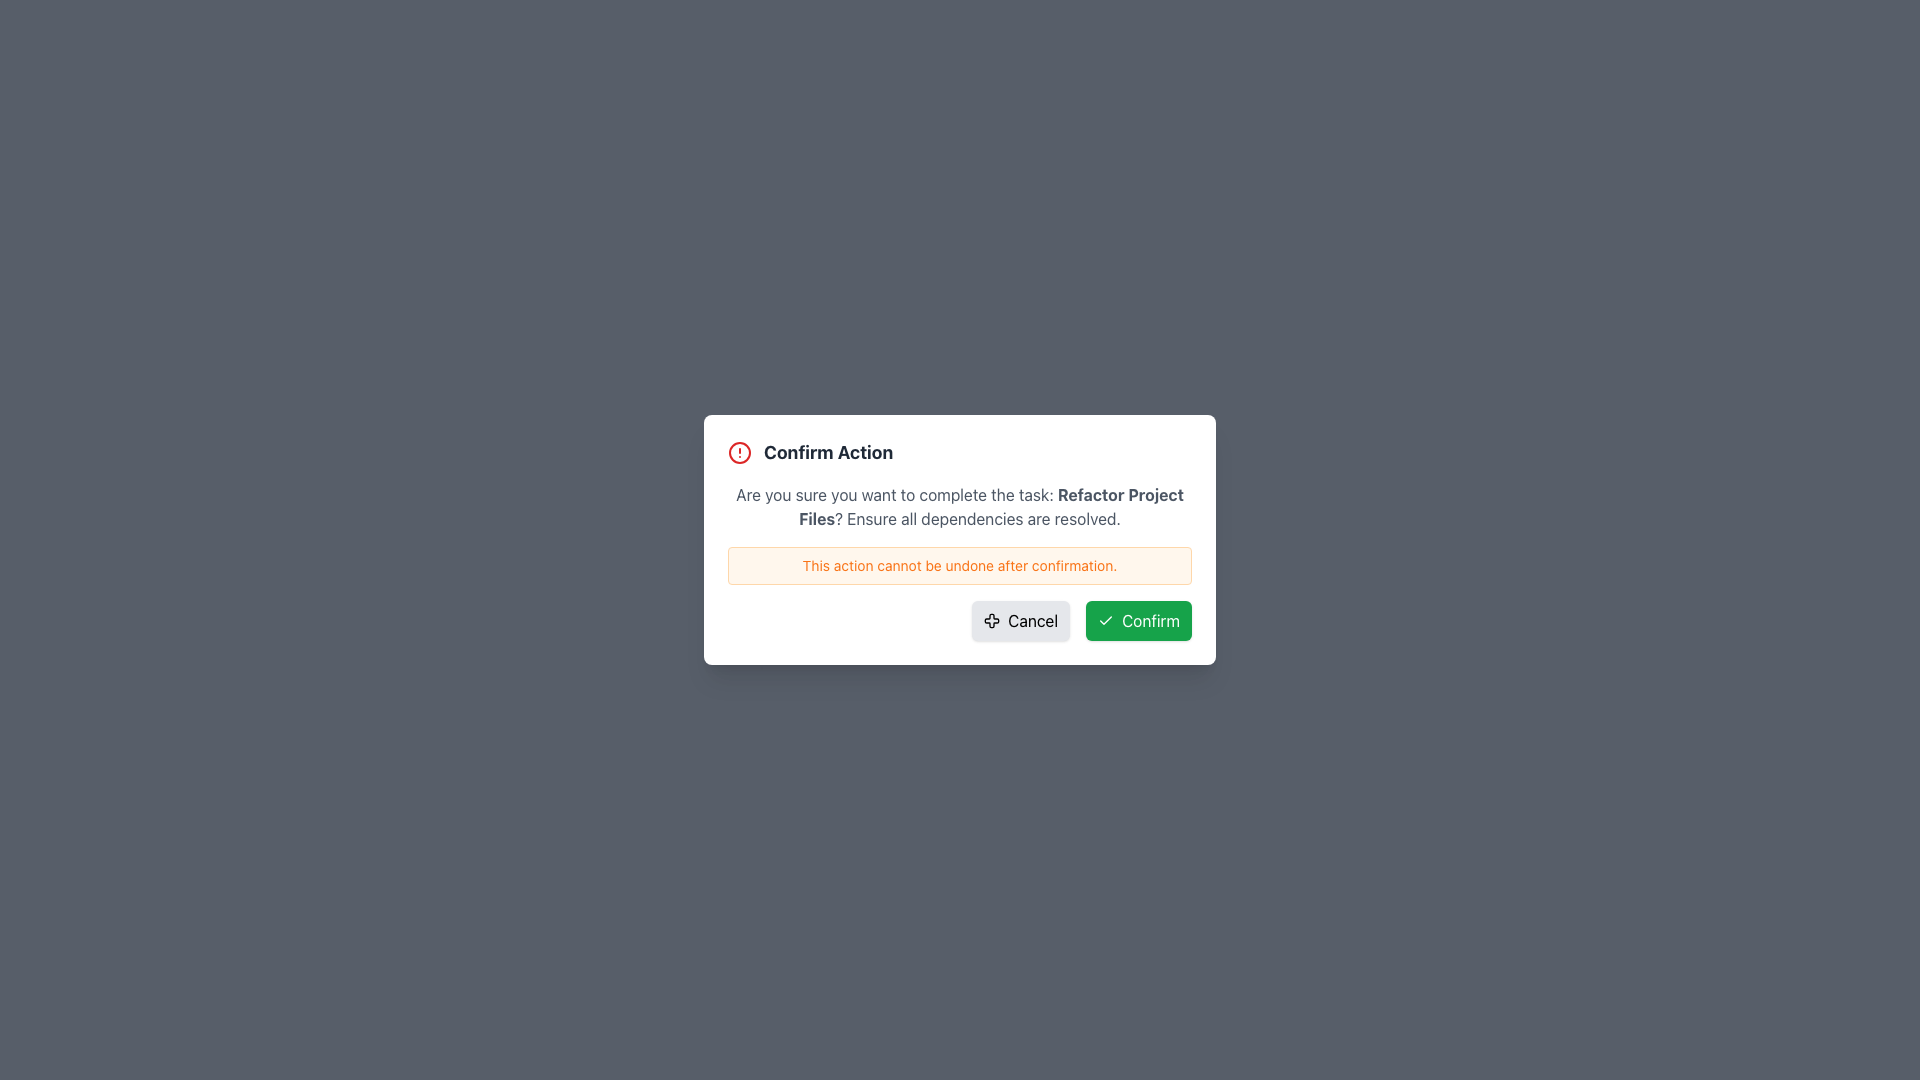  What do you see at coordinates (992, 620) in the screenshot?
I see `the cancel icon, which is a compact SVG cross icon styled with a rounded design, located on the left side of the 'Cancel' button in a horizontally centered modal window` at bounding box center [992, 620].